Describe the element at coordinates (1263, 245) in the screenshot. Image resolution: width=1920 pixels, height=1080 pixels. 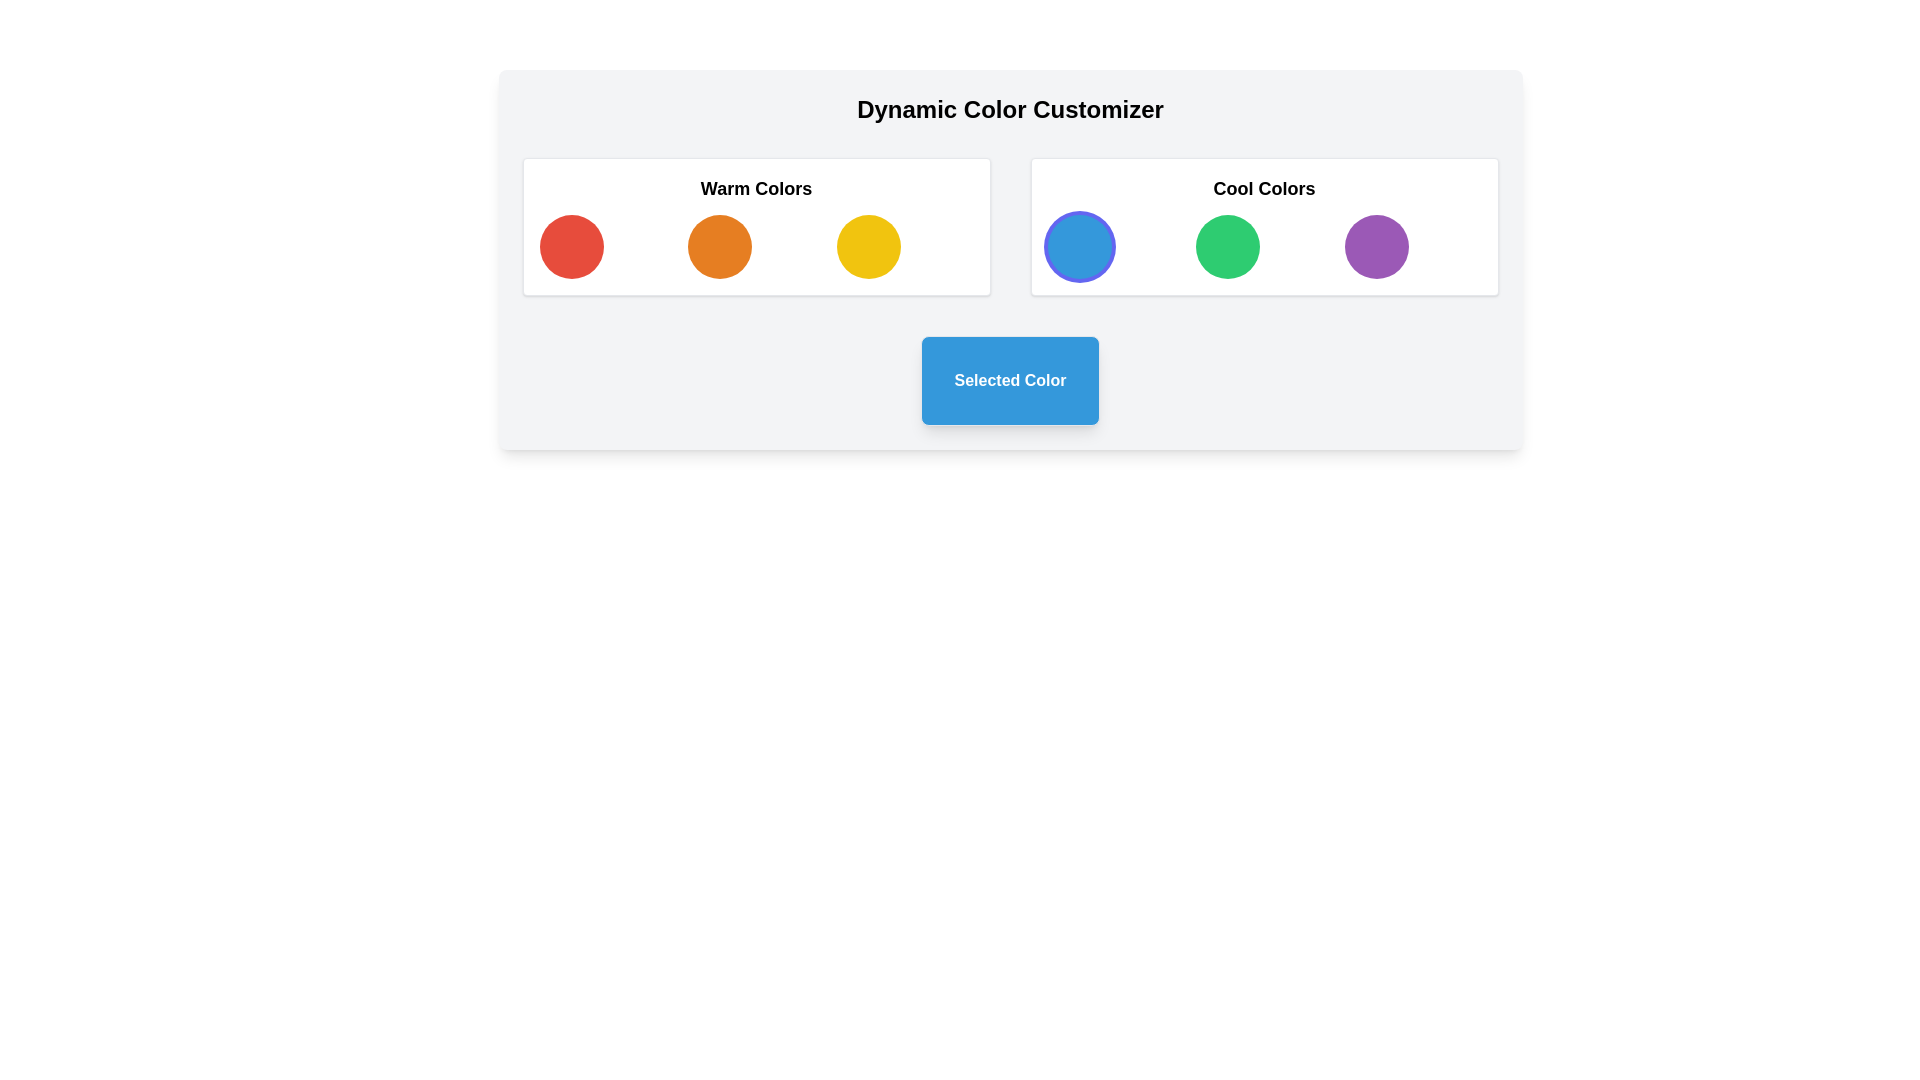
I see `the green circular button in the 'Cool Colors' section` at that location.